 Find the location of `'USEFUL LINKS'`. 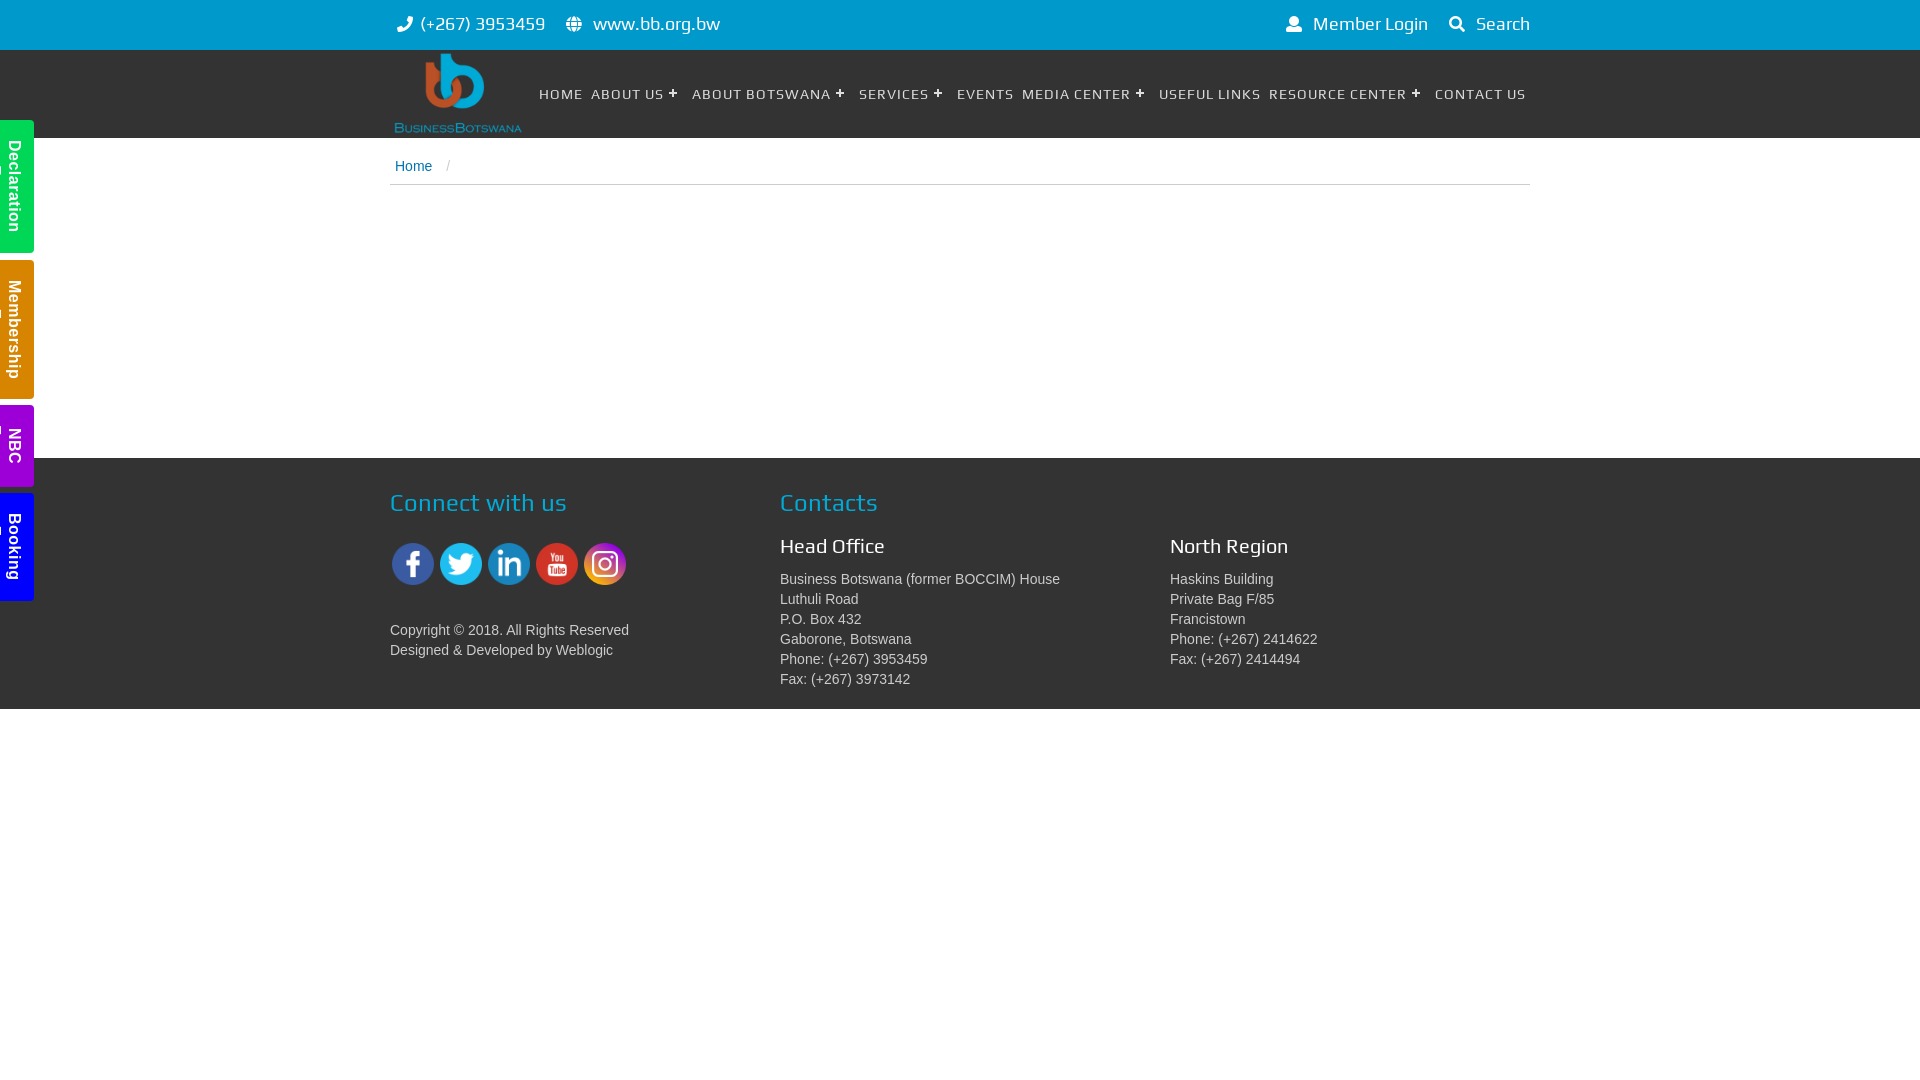

'USEFUL LINKS' is located at coordinates (1155, 93).